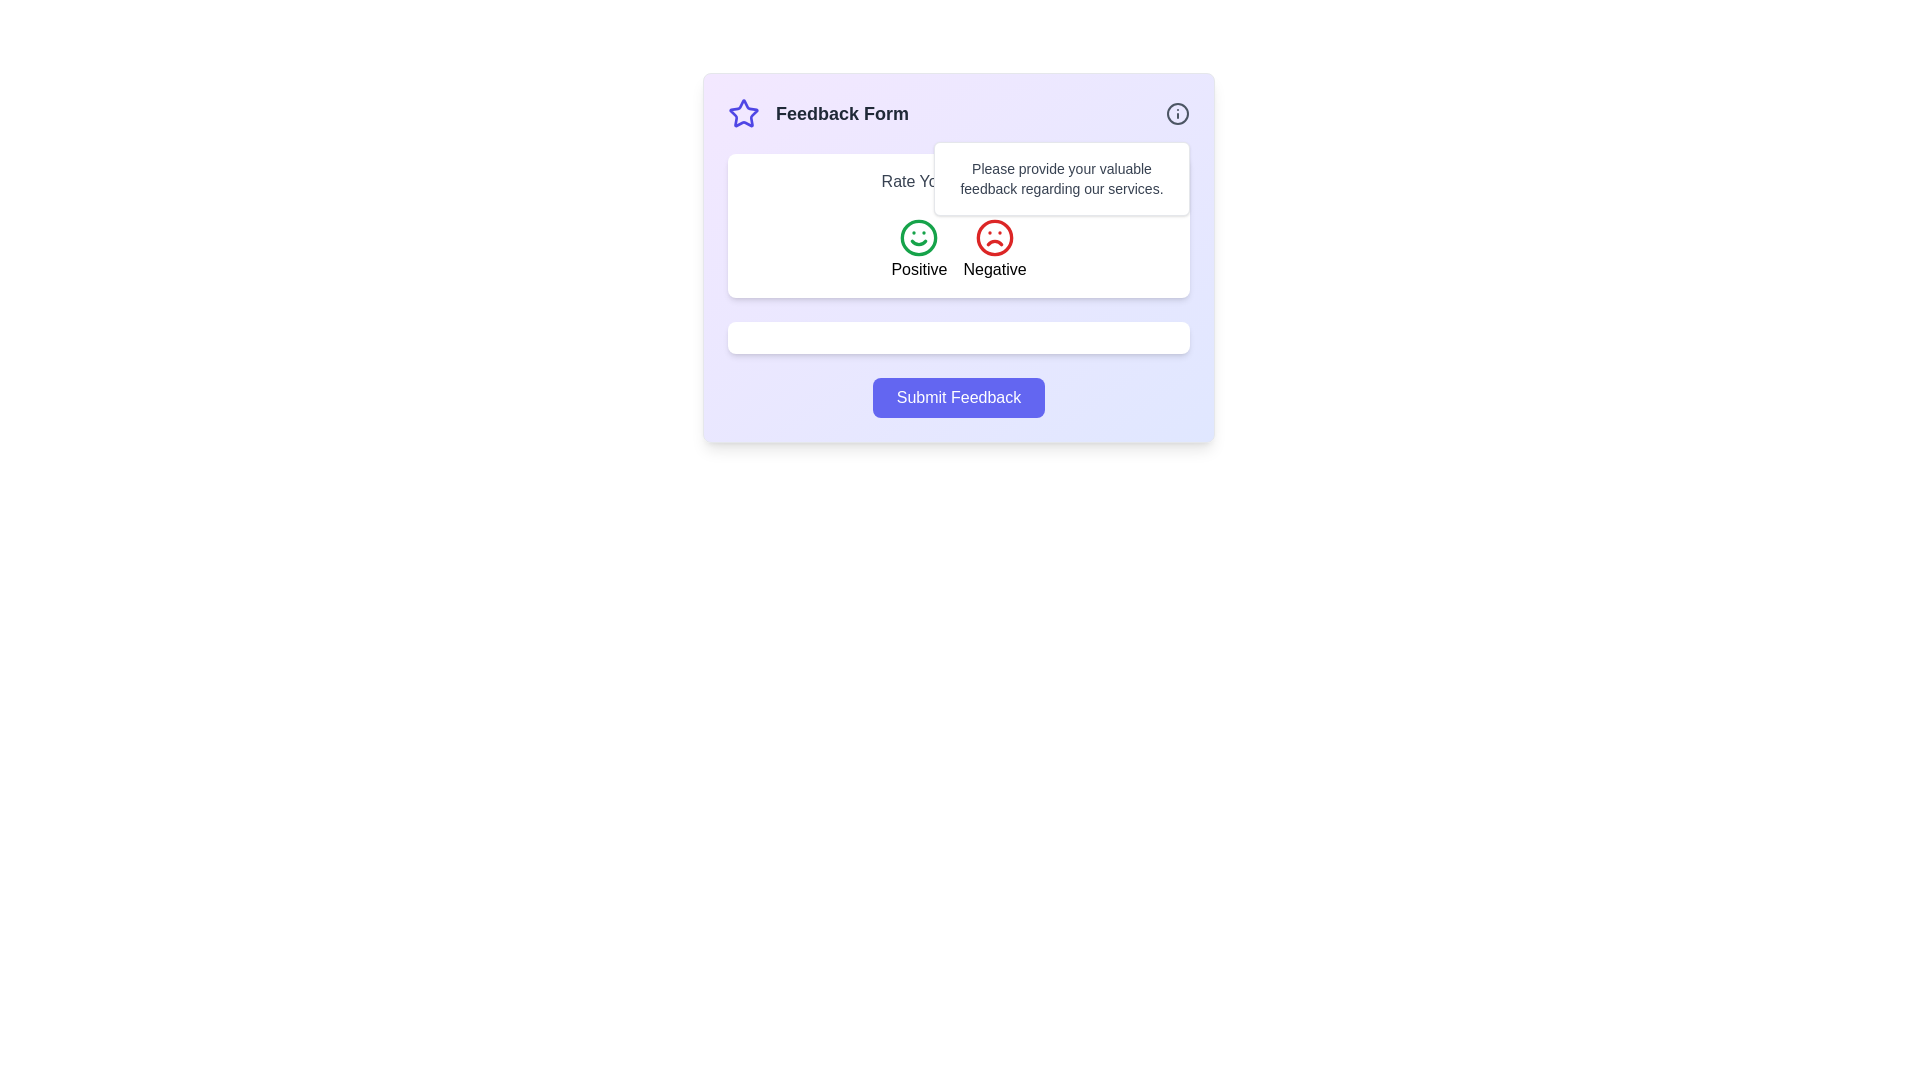  What do you see at coordinates (743, 114) in the screenshot?
I see `the star-shaped icon rendered in bold indigo color next to the 'Feedback Form' label` at bounding box center [743, 114].